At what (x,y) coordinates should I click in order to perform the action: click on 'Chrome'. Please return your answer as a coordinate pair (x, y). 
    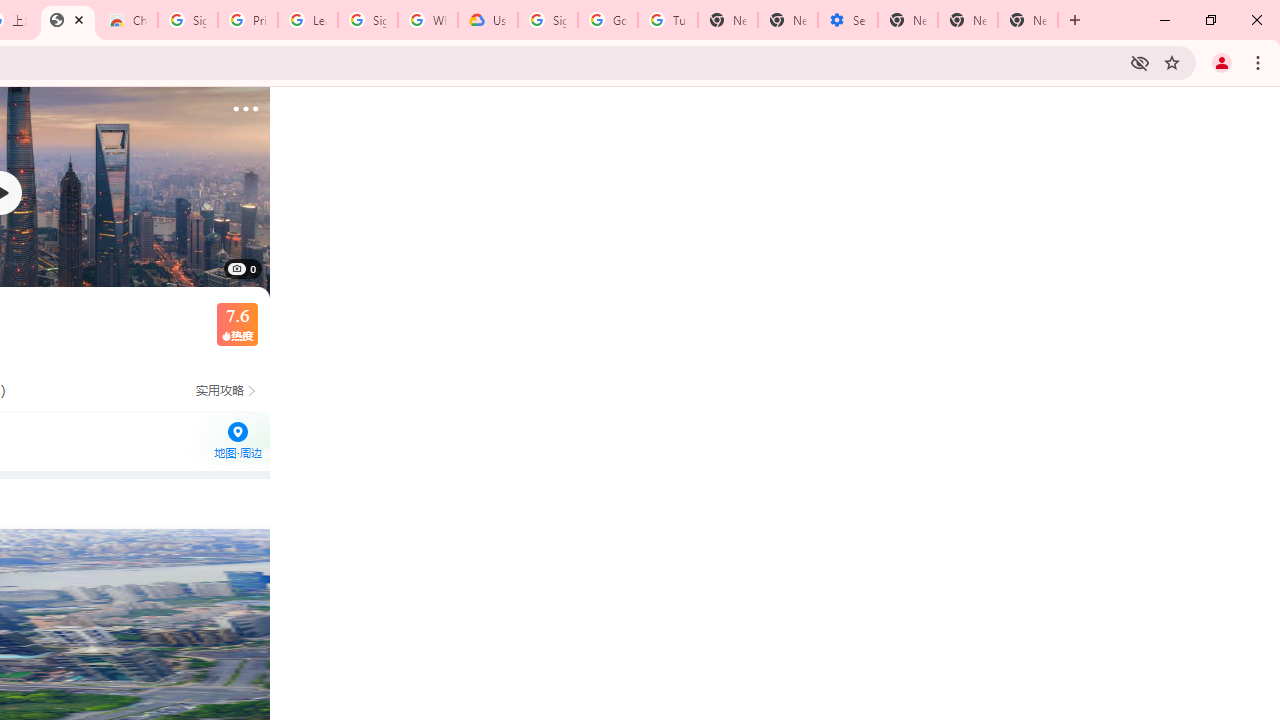
    Looking at the image, I should click on (1259, 61).